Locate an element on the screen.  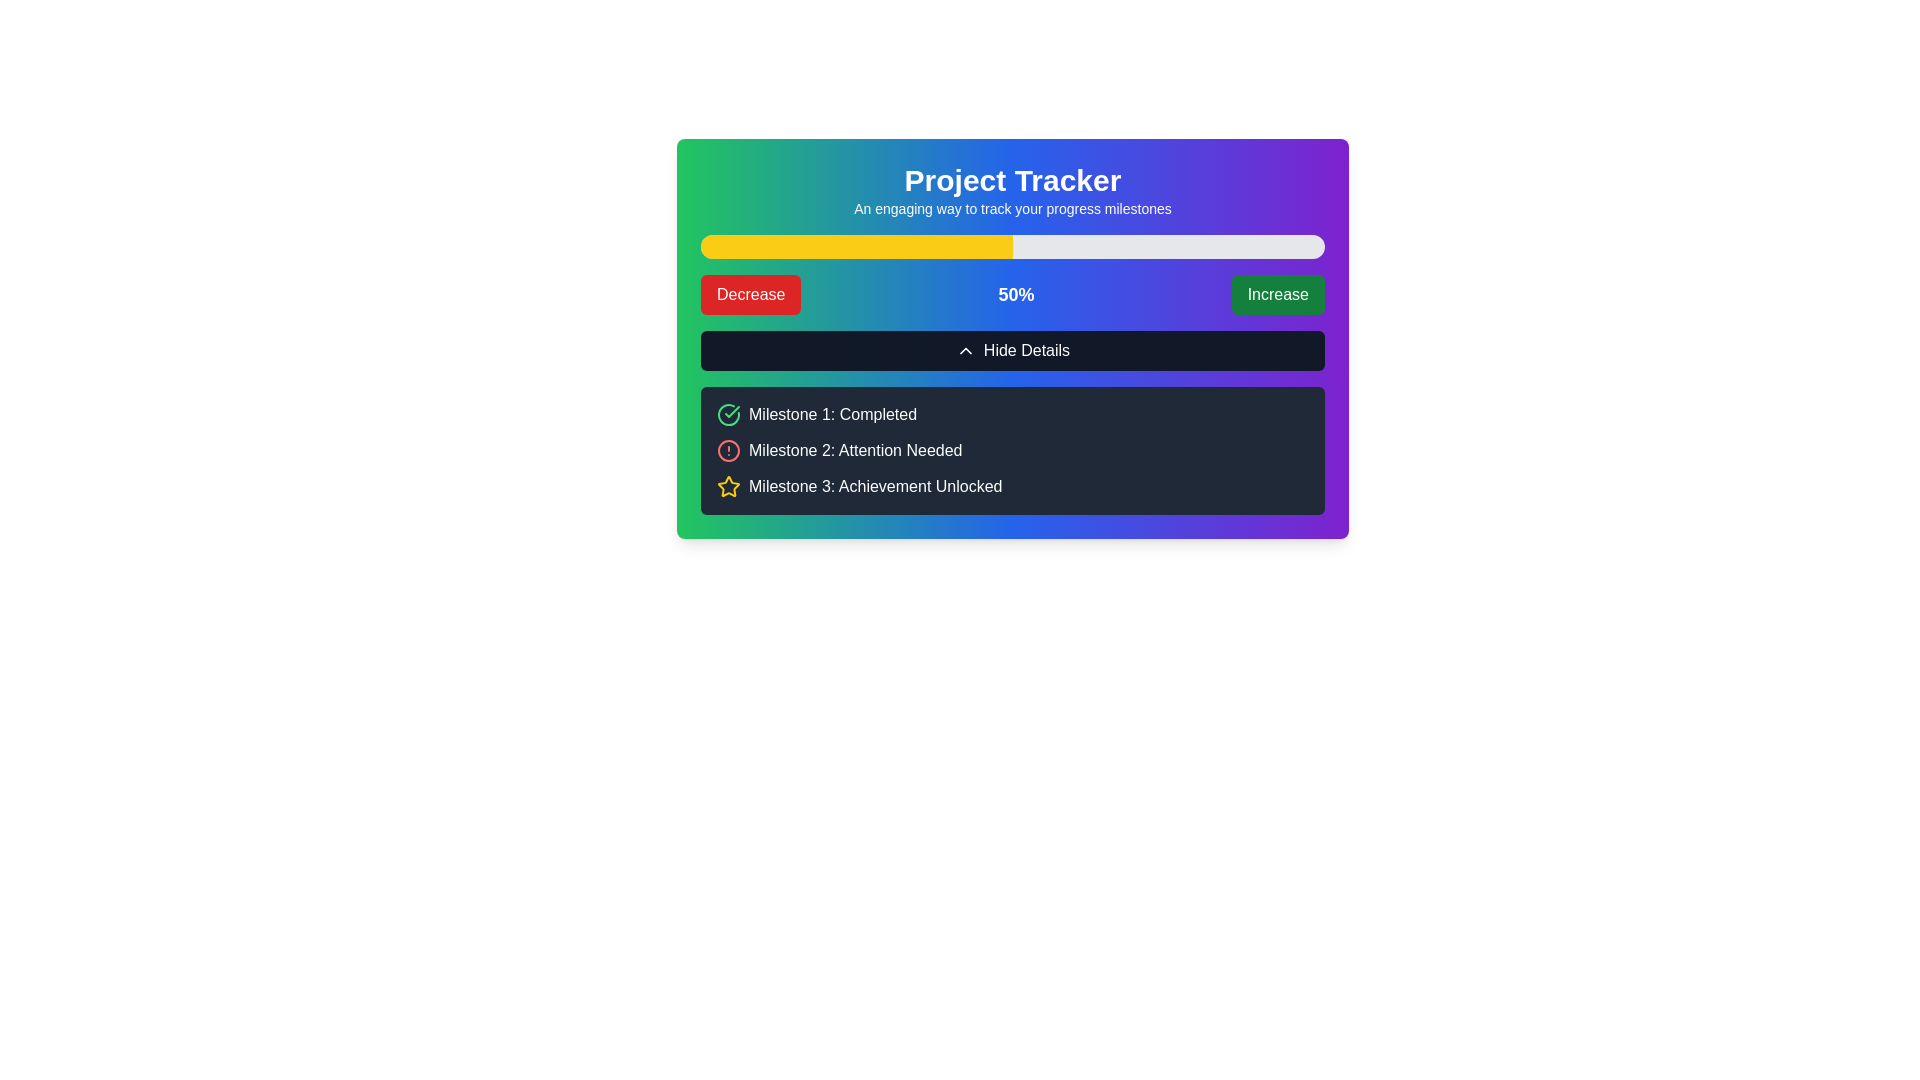
the percentage completion label displaying '50%' in the Composite component of the 'Project Tracker' to check its tooltip is located at coordinates (1012, 294).